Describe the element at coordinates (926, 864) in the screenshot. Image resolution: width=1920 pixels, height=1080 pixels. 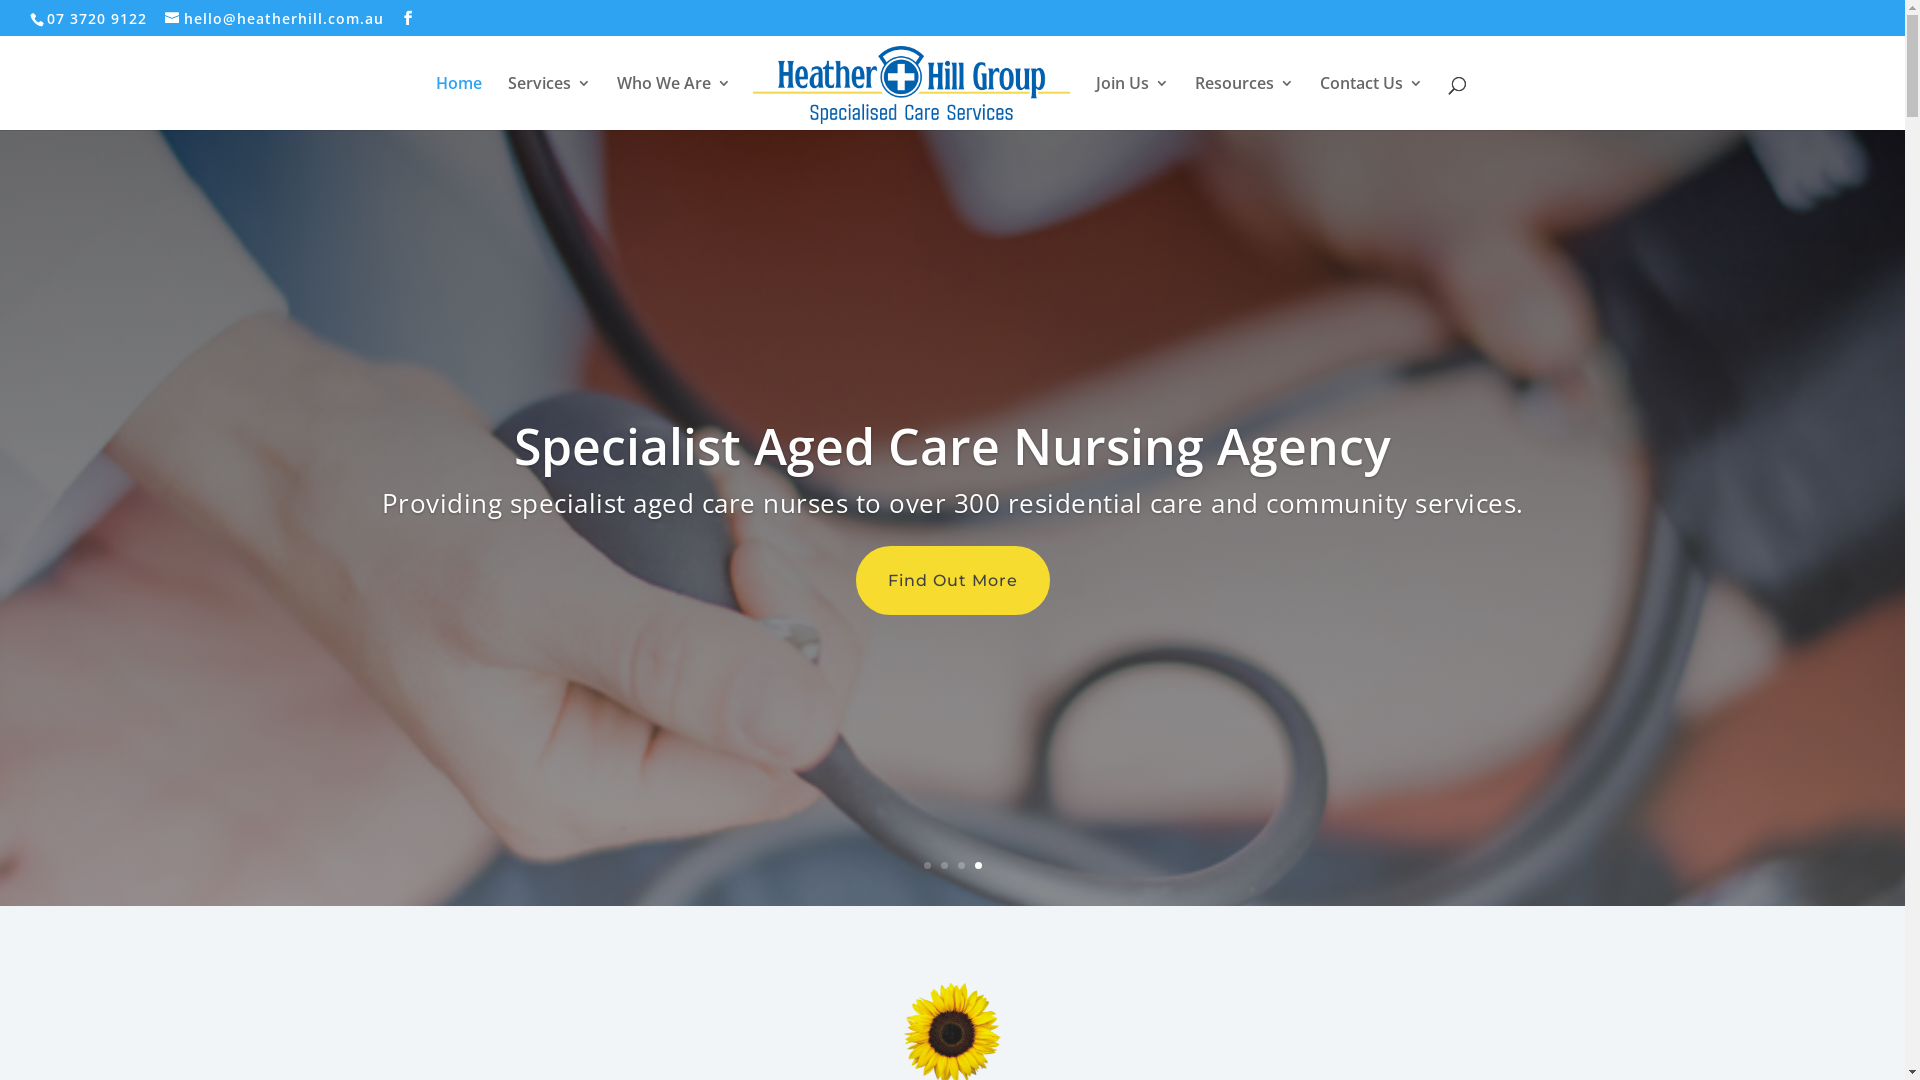
I see `'1'` at that location.